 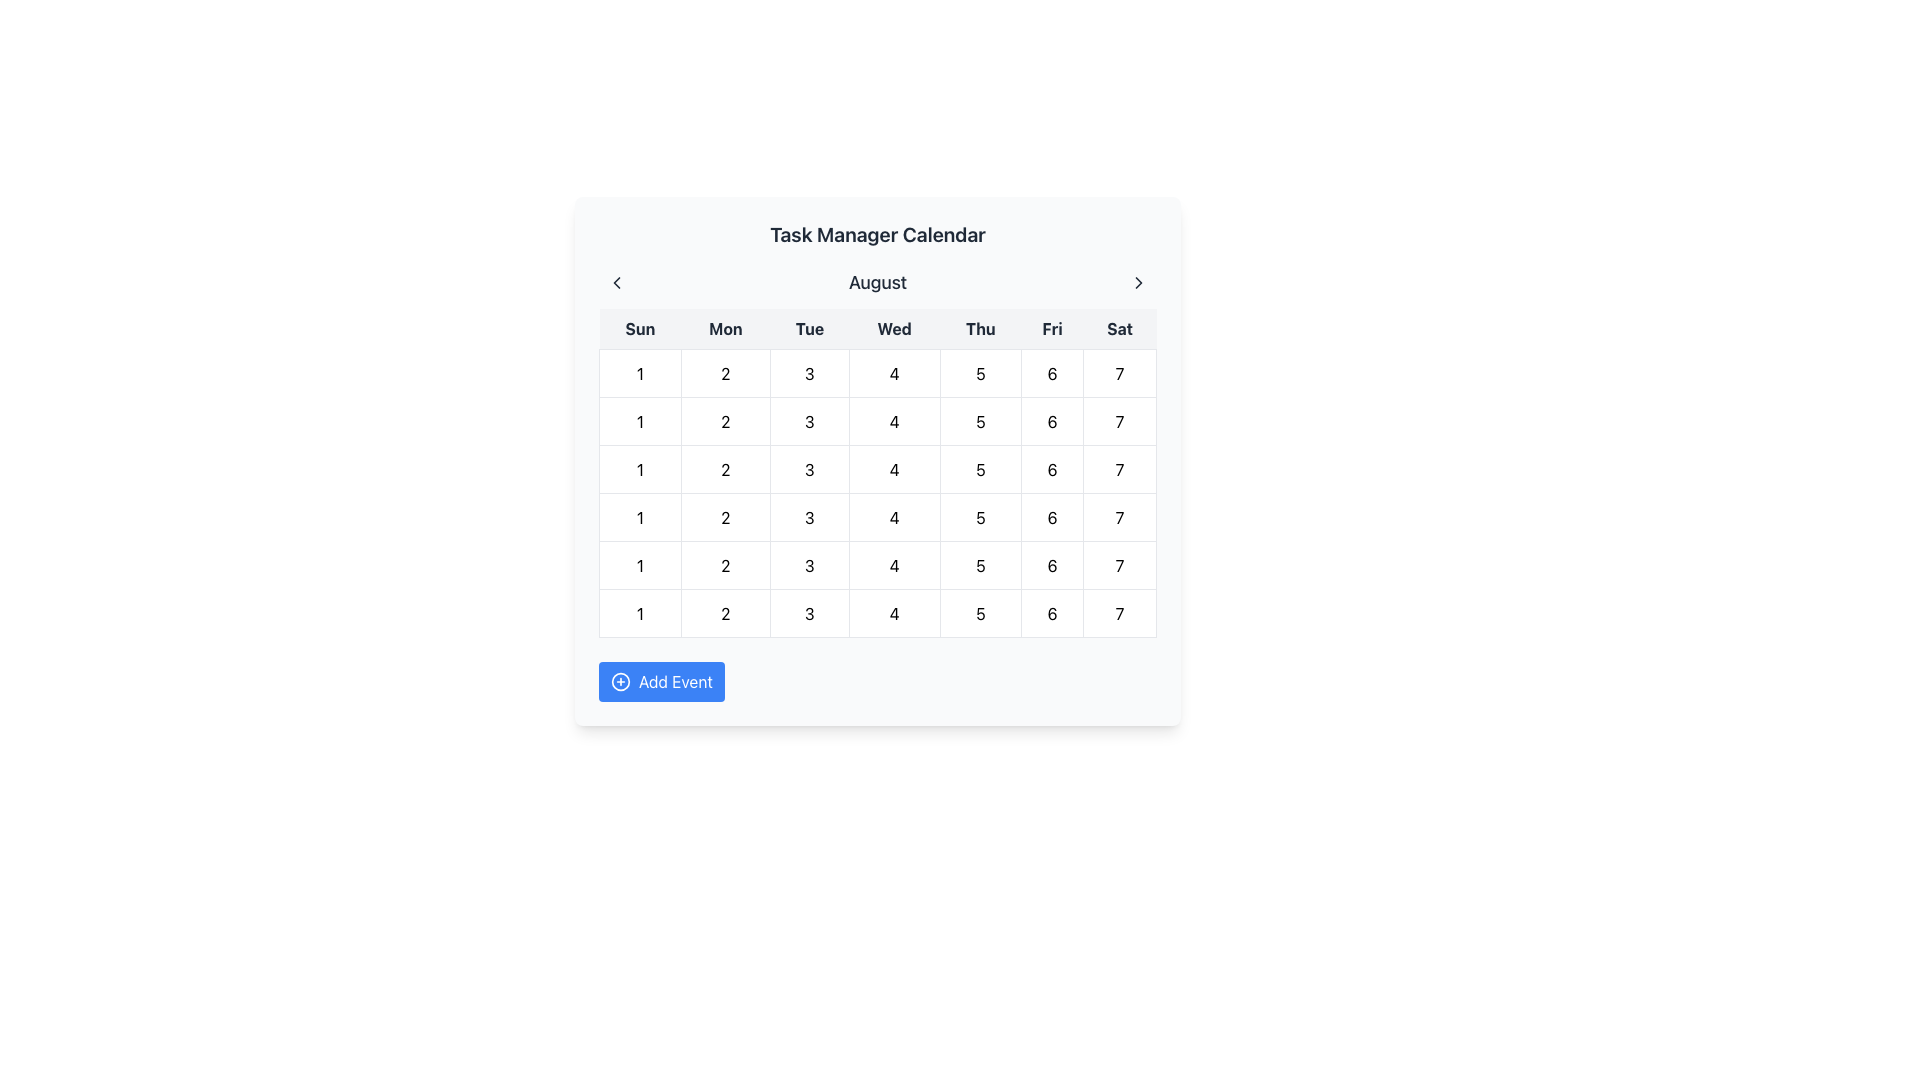 What do you see at coordinates (893, 373) in the screenshot?
I see `the calendar cell containing the number '4' under the 'Wed' column header` at bounding box center [893, 373].